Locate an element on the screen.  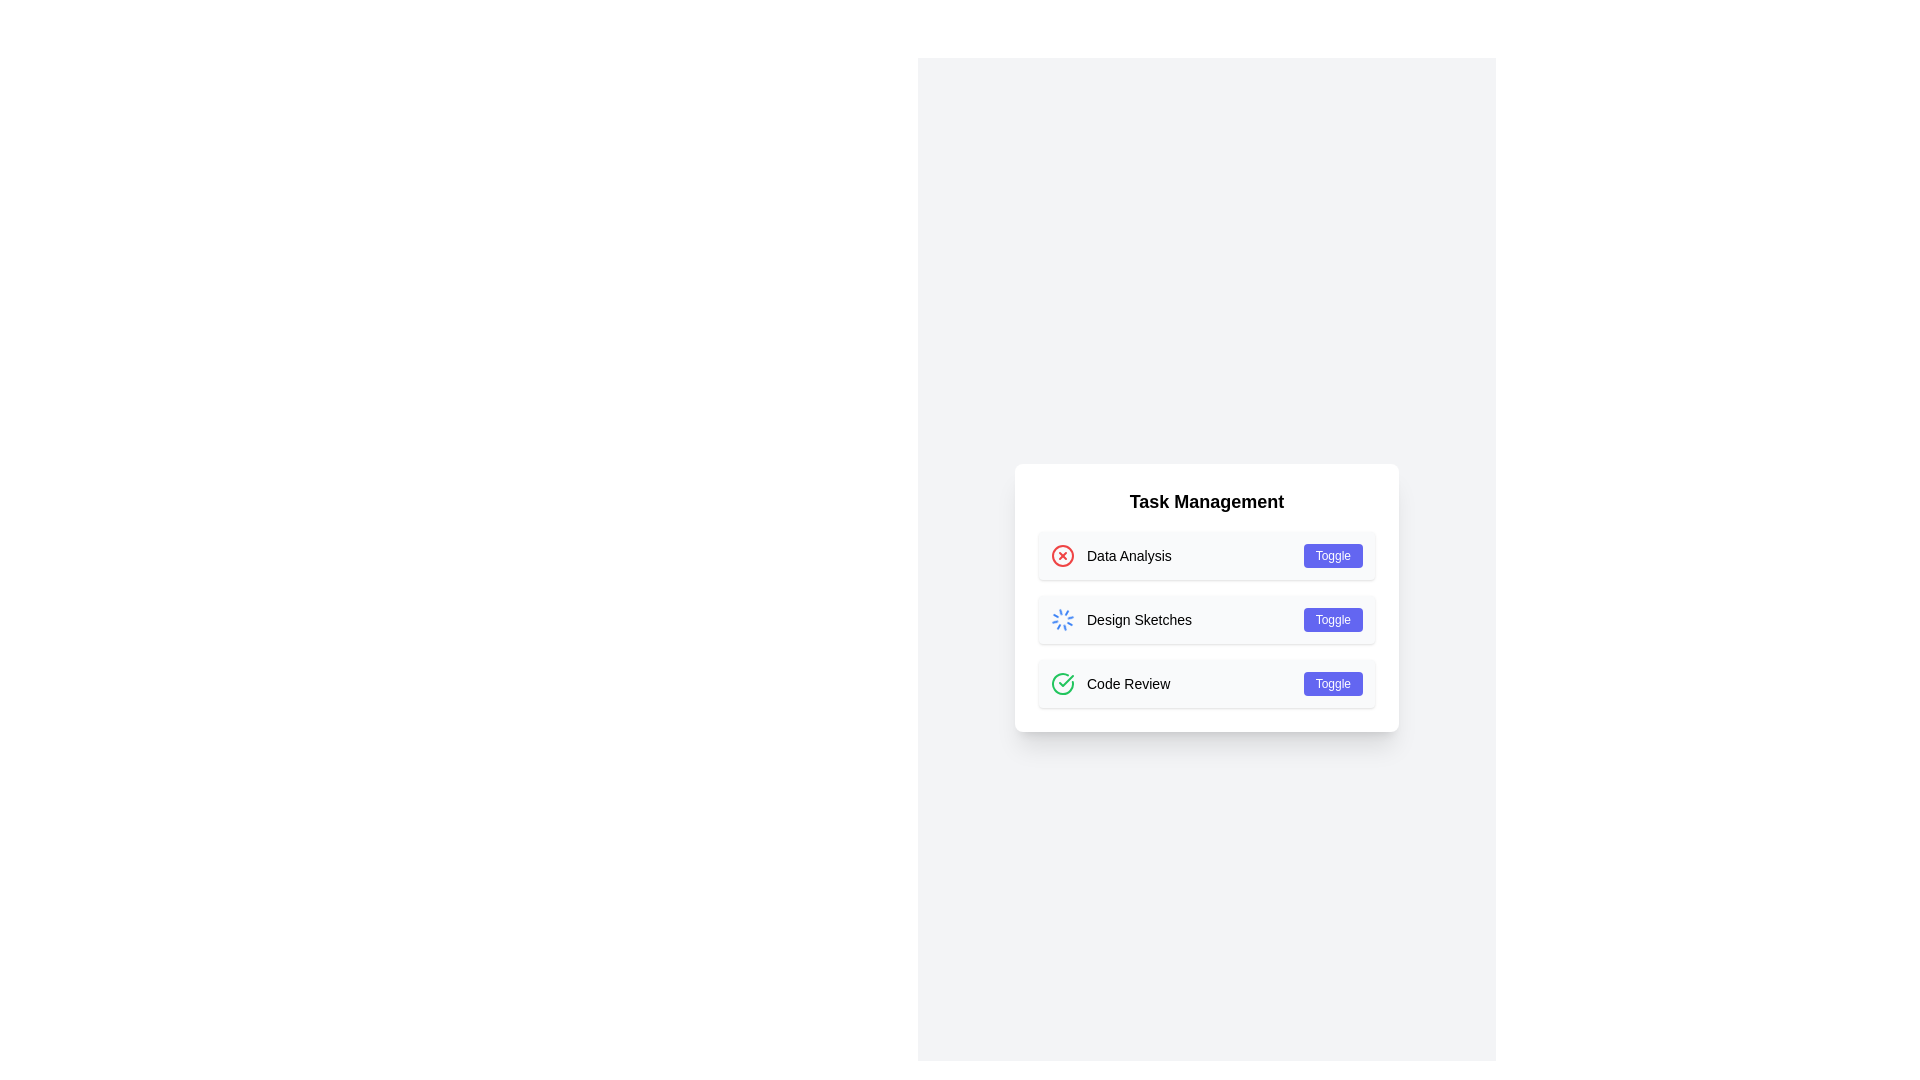
the 'Code Review' text label, which is styled in a small font and located to the right of a green check icon in the task management interface is located at coordinates (1128, 682).